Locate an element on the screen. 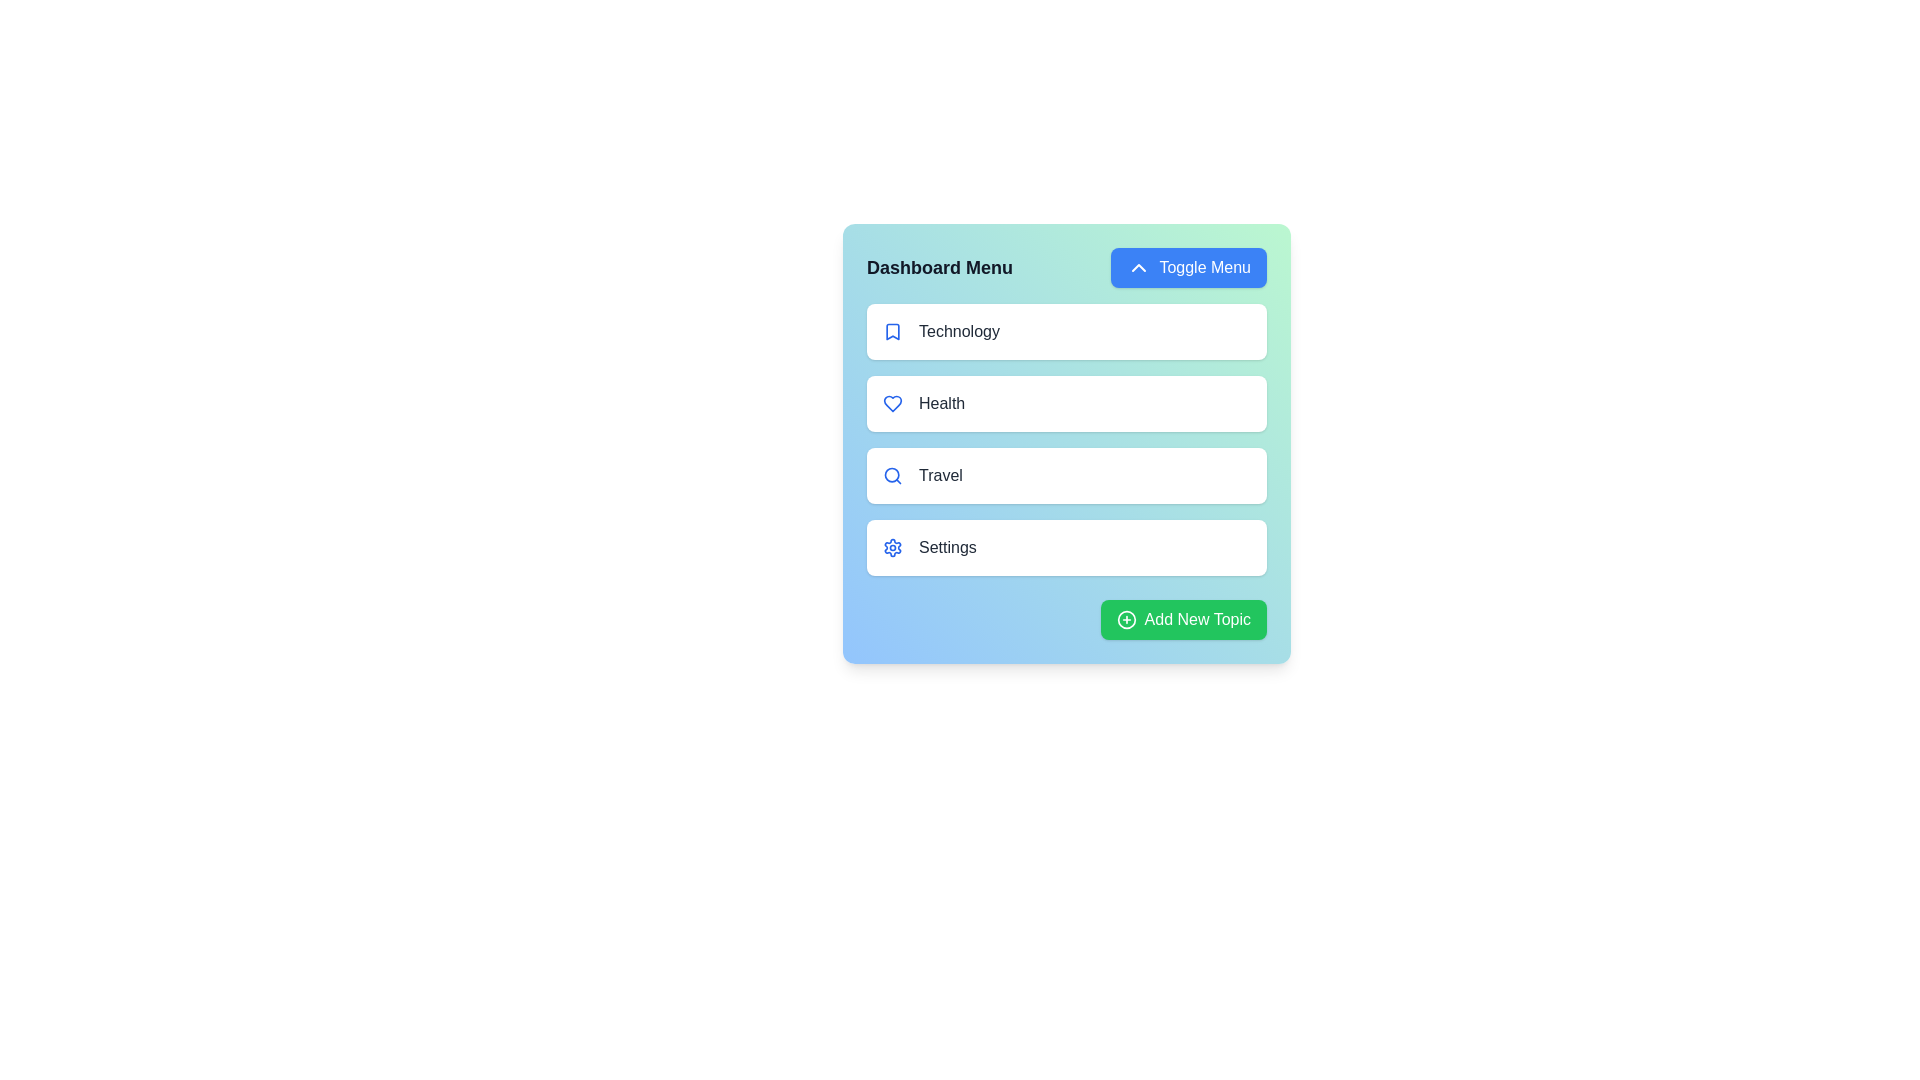  the icon associated with the topic Health in the list is located at coordinates (891, 404).